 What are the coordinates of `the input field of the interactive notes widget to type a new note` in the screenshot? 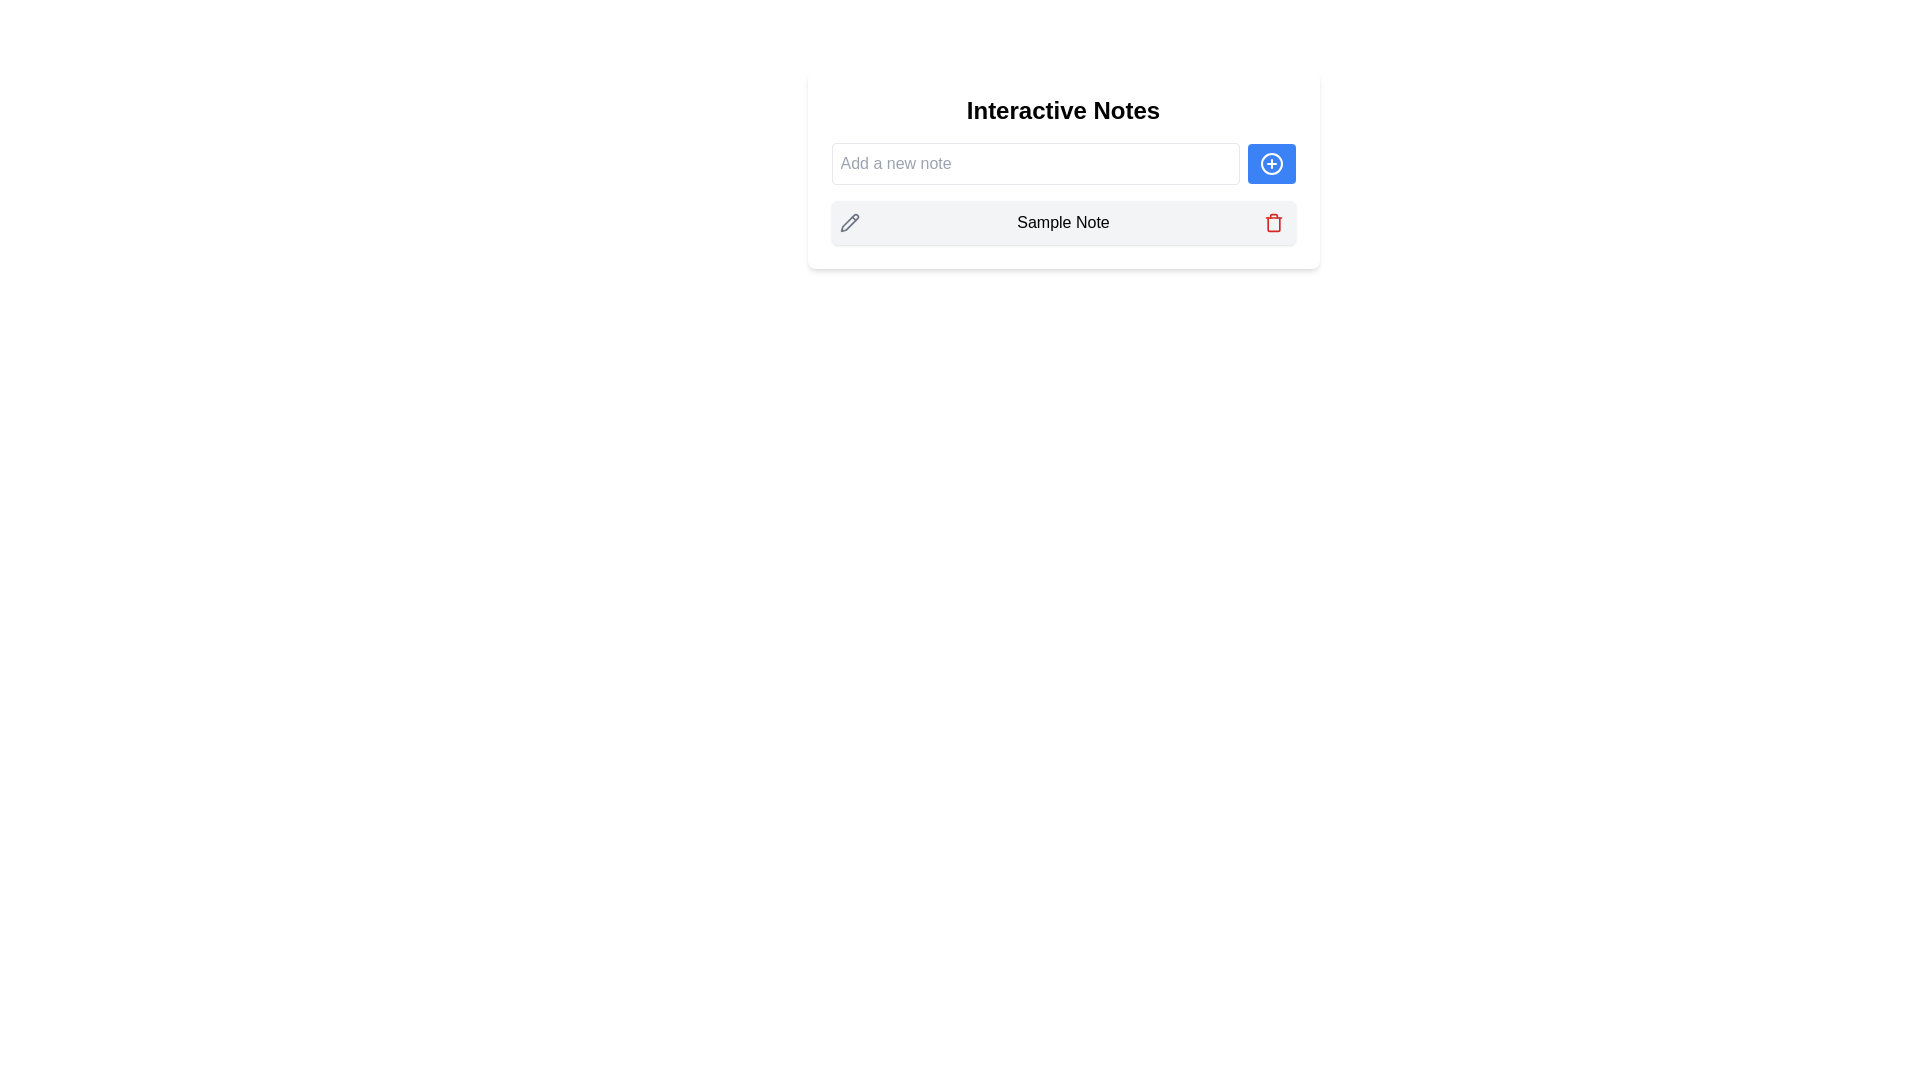 It's located at (1062, 168).